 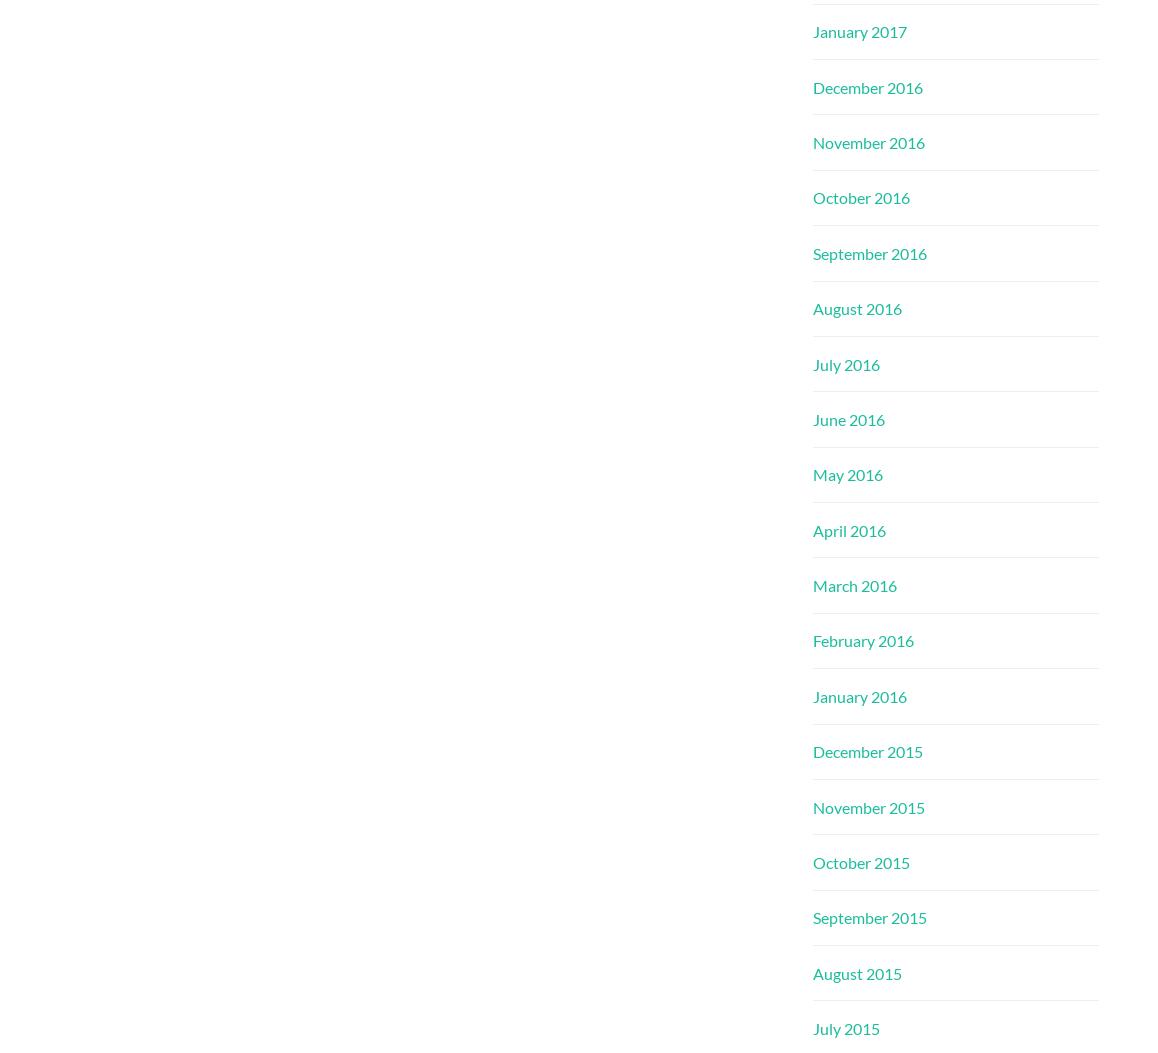 I want to click on 'July 2016', so click(x=845, y=362).